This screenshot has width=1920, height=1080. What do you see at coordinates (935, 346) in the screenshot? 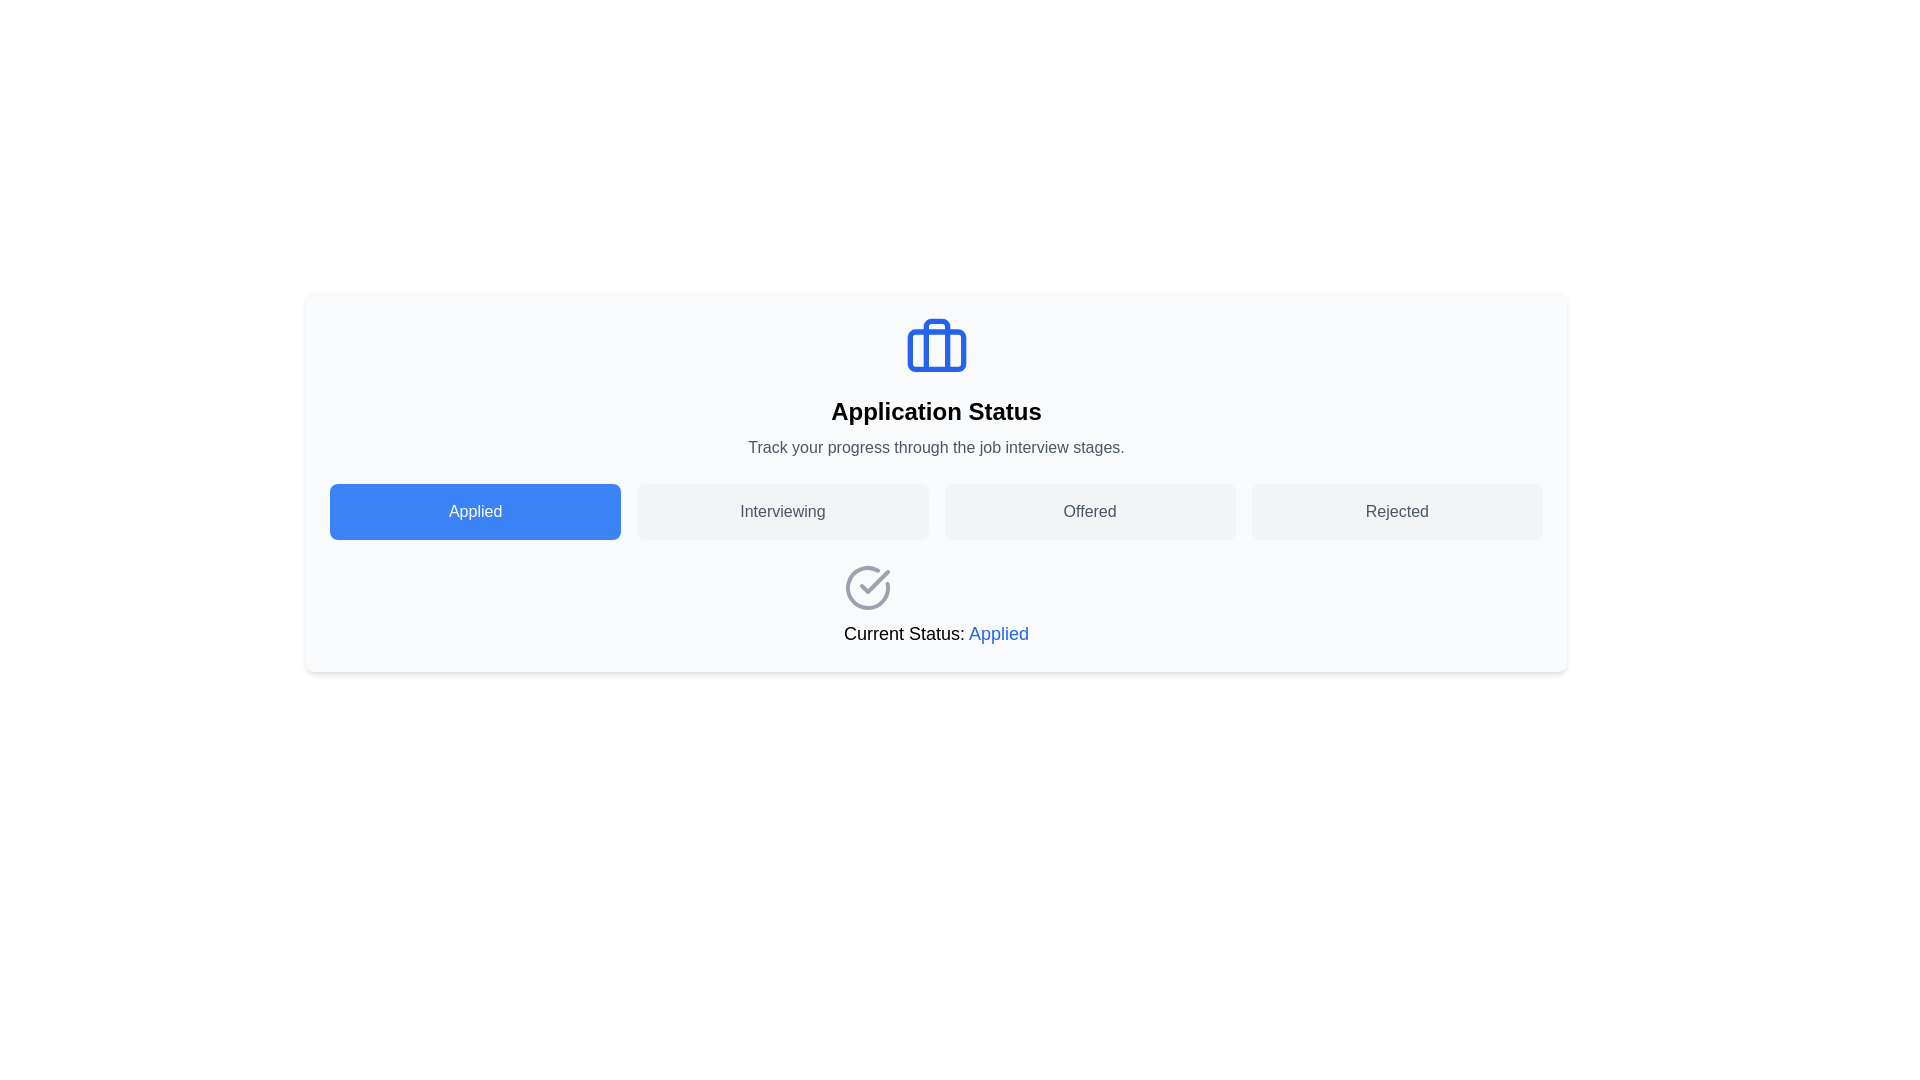
I see `the blue briefcase icon located at the top center of the 'Application Status' section, which is directly above the text 'Application Status'` at bounding box center [935, 346].